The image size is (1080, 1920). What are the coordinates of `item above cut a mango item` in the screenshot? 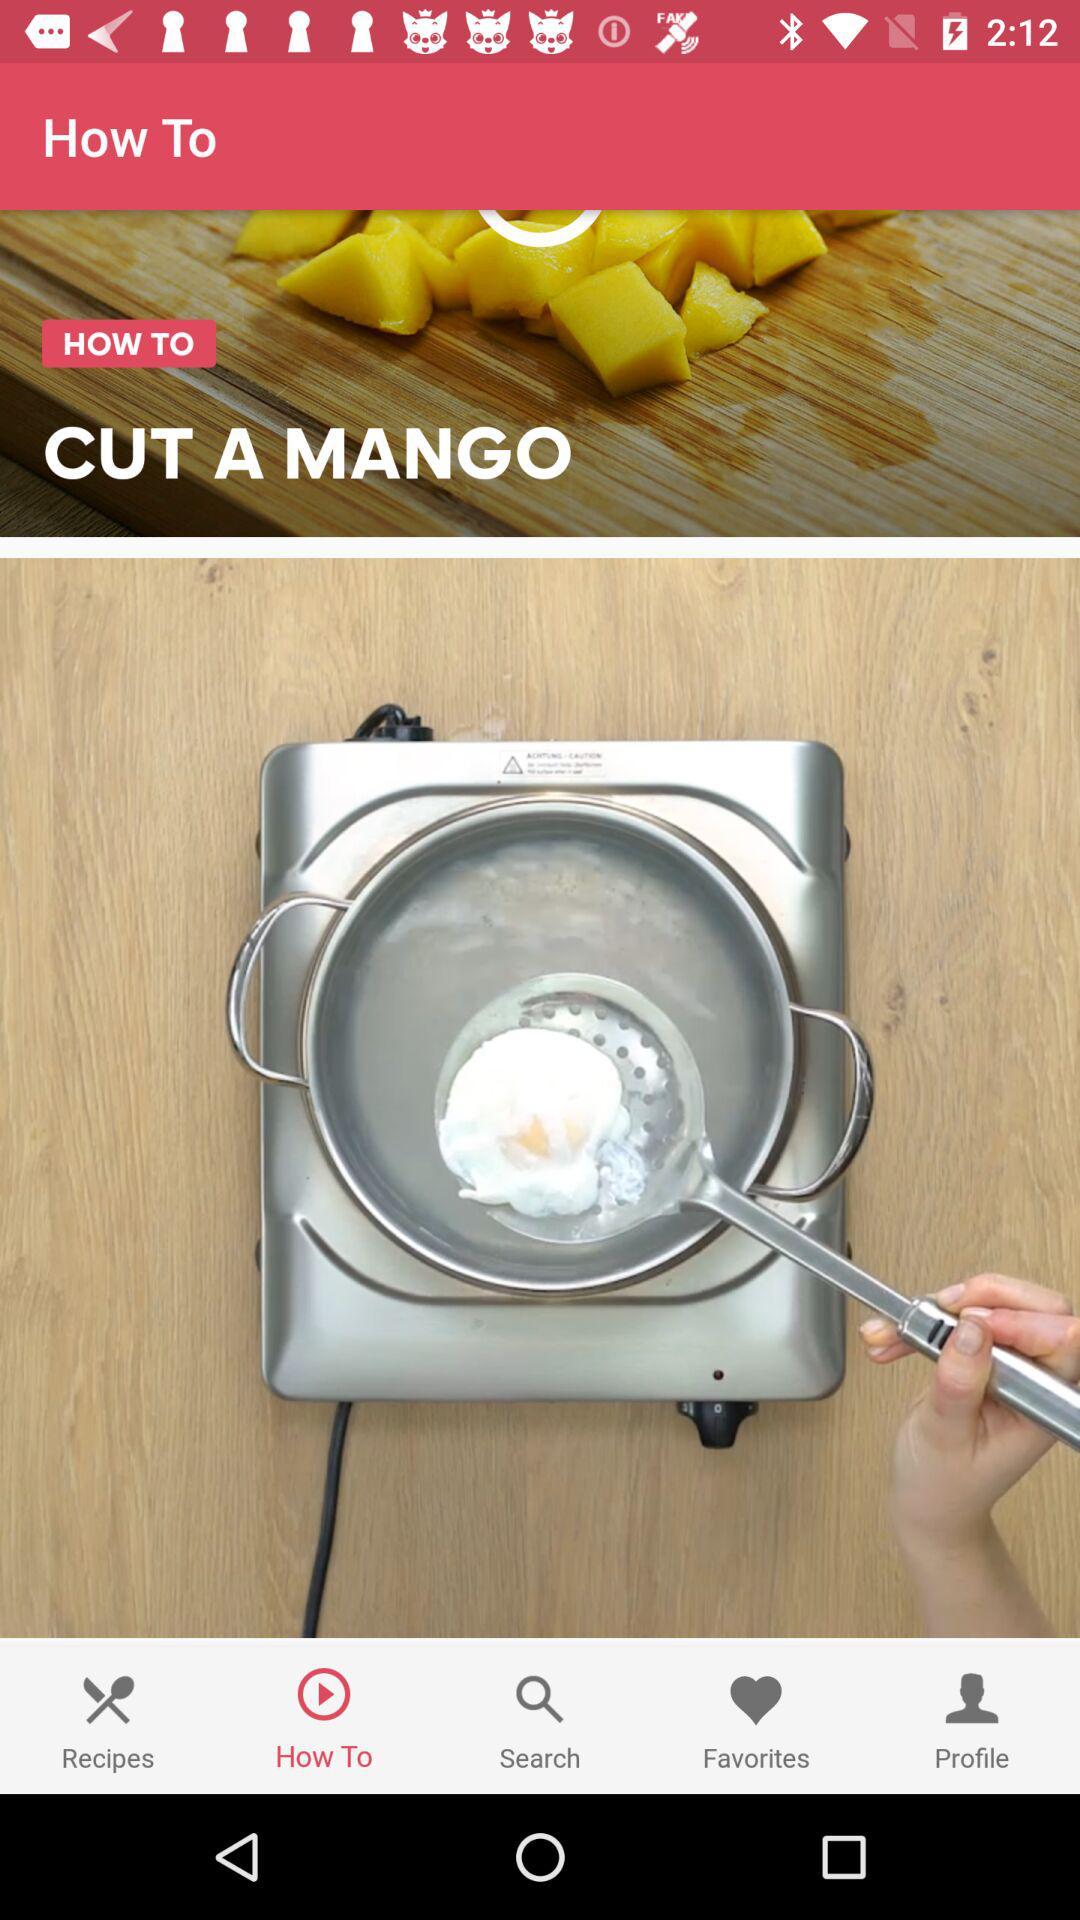 It's located at (540, 235).